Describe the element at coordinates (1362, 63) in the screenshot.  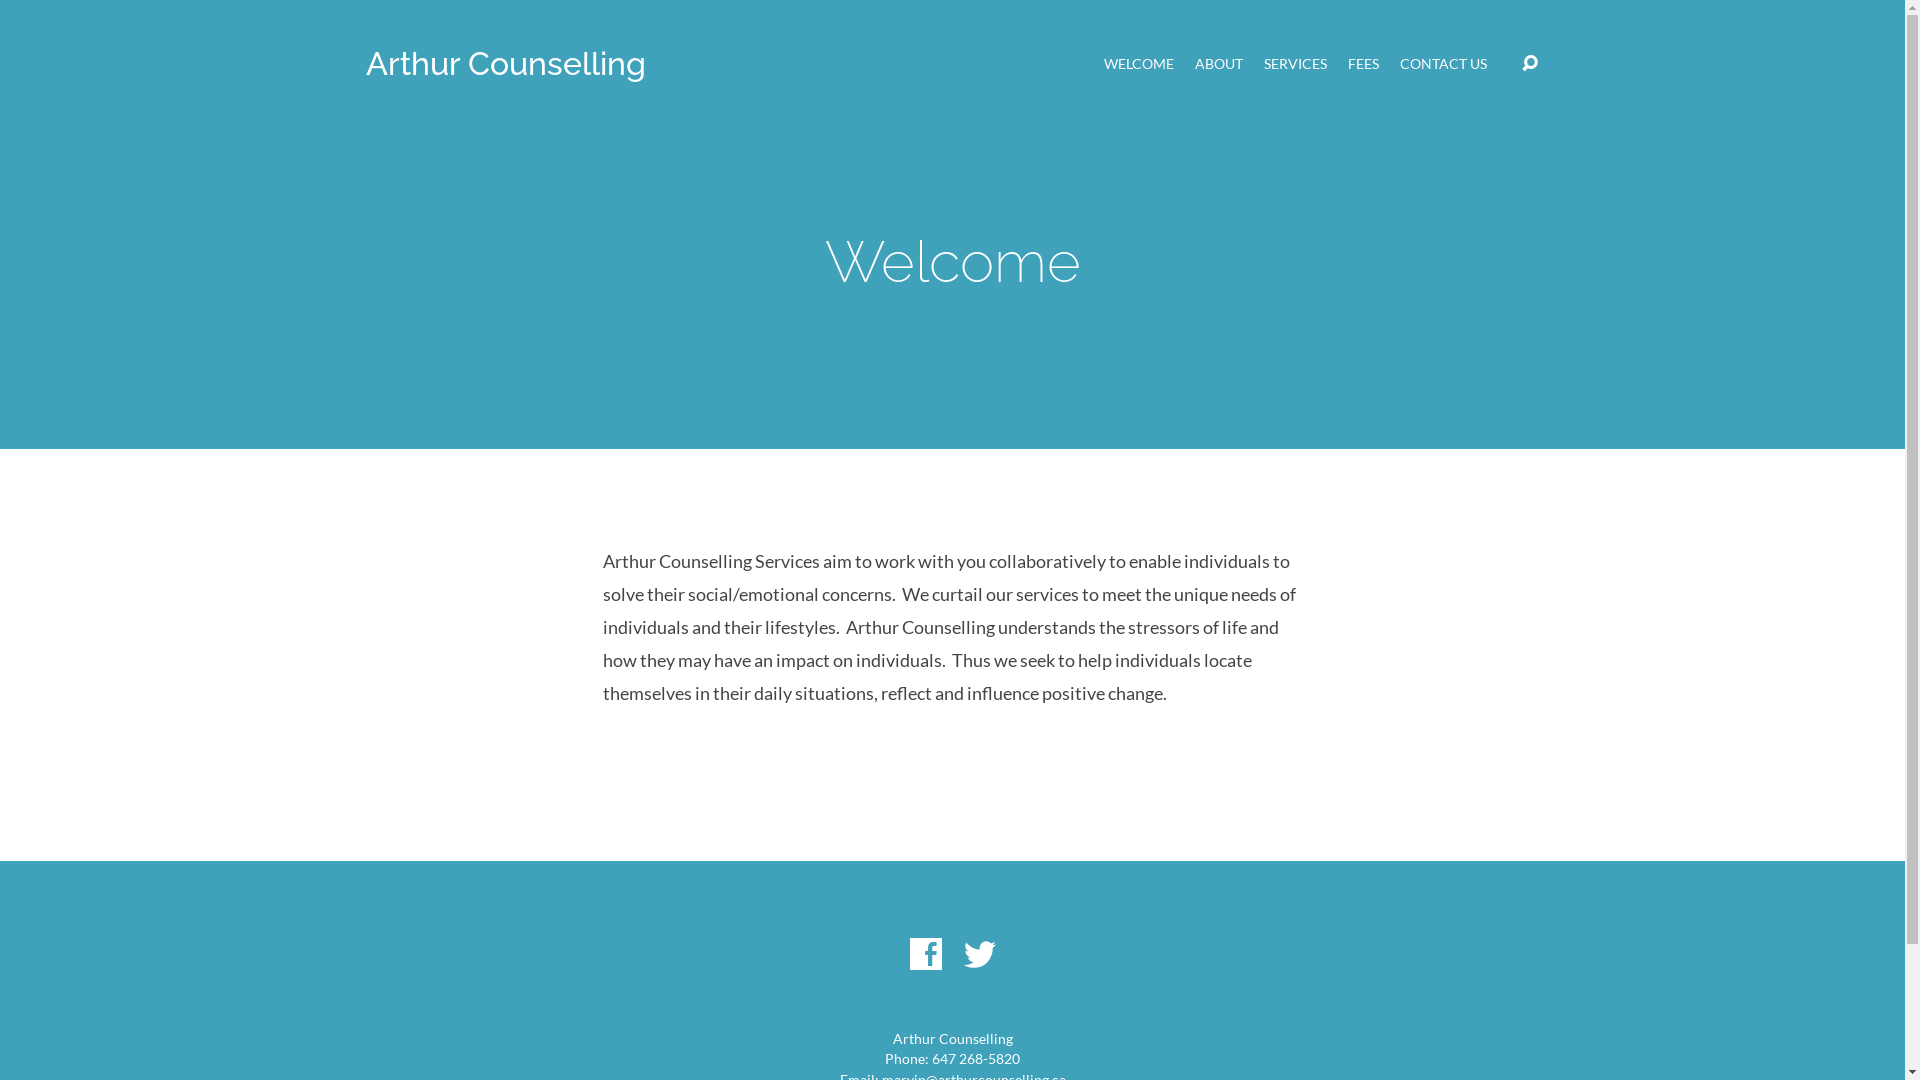
I see `'FEES'` at that location.